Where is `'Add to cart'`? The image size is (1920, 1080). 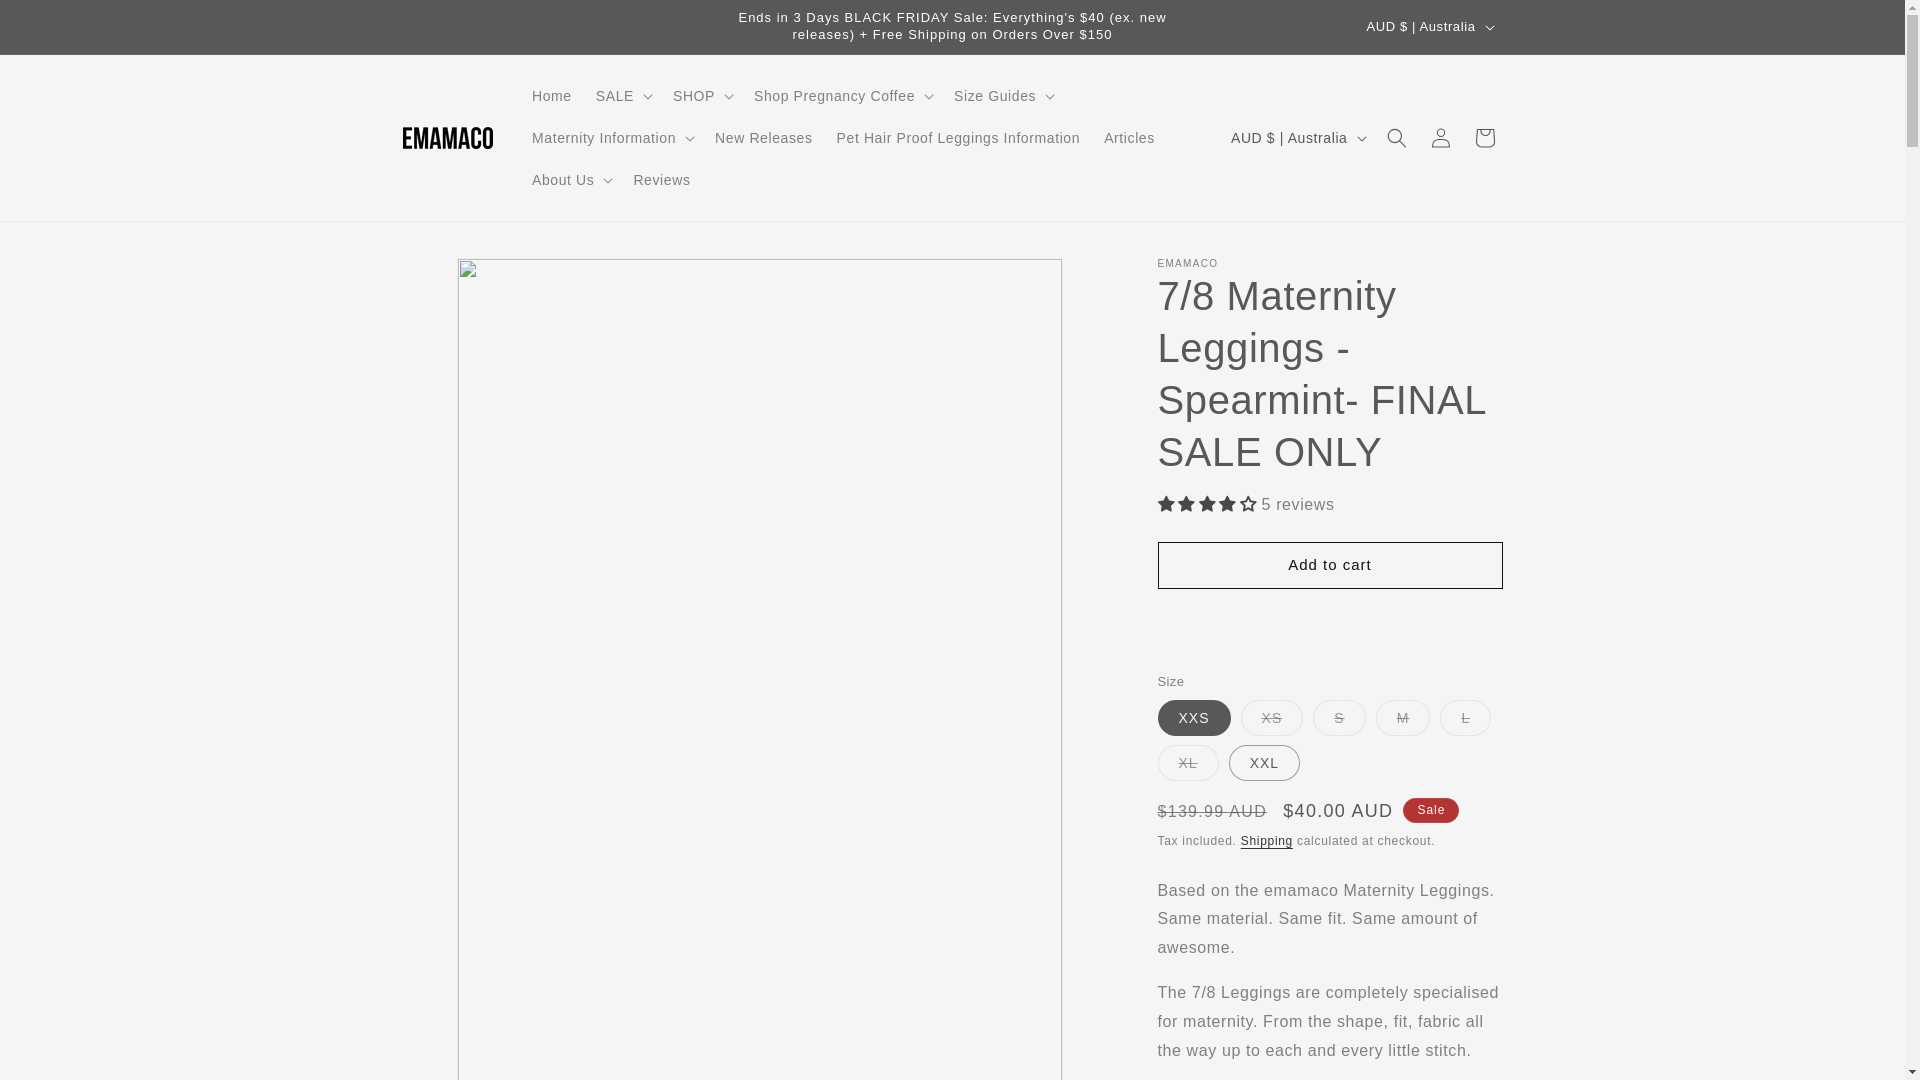
'Add to cart' is located at coordinates (1330, 565).